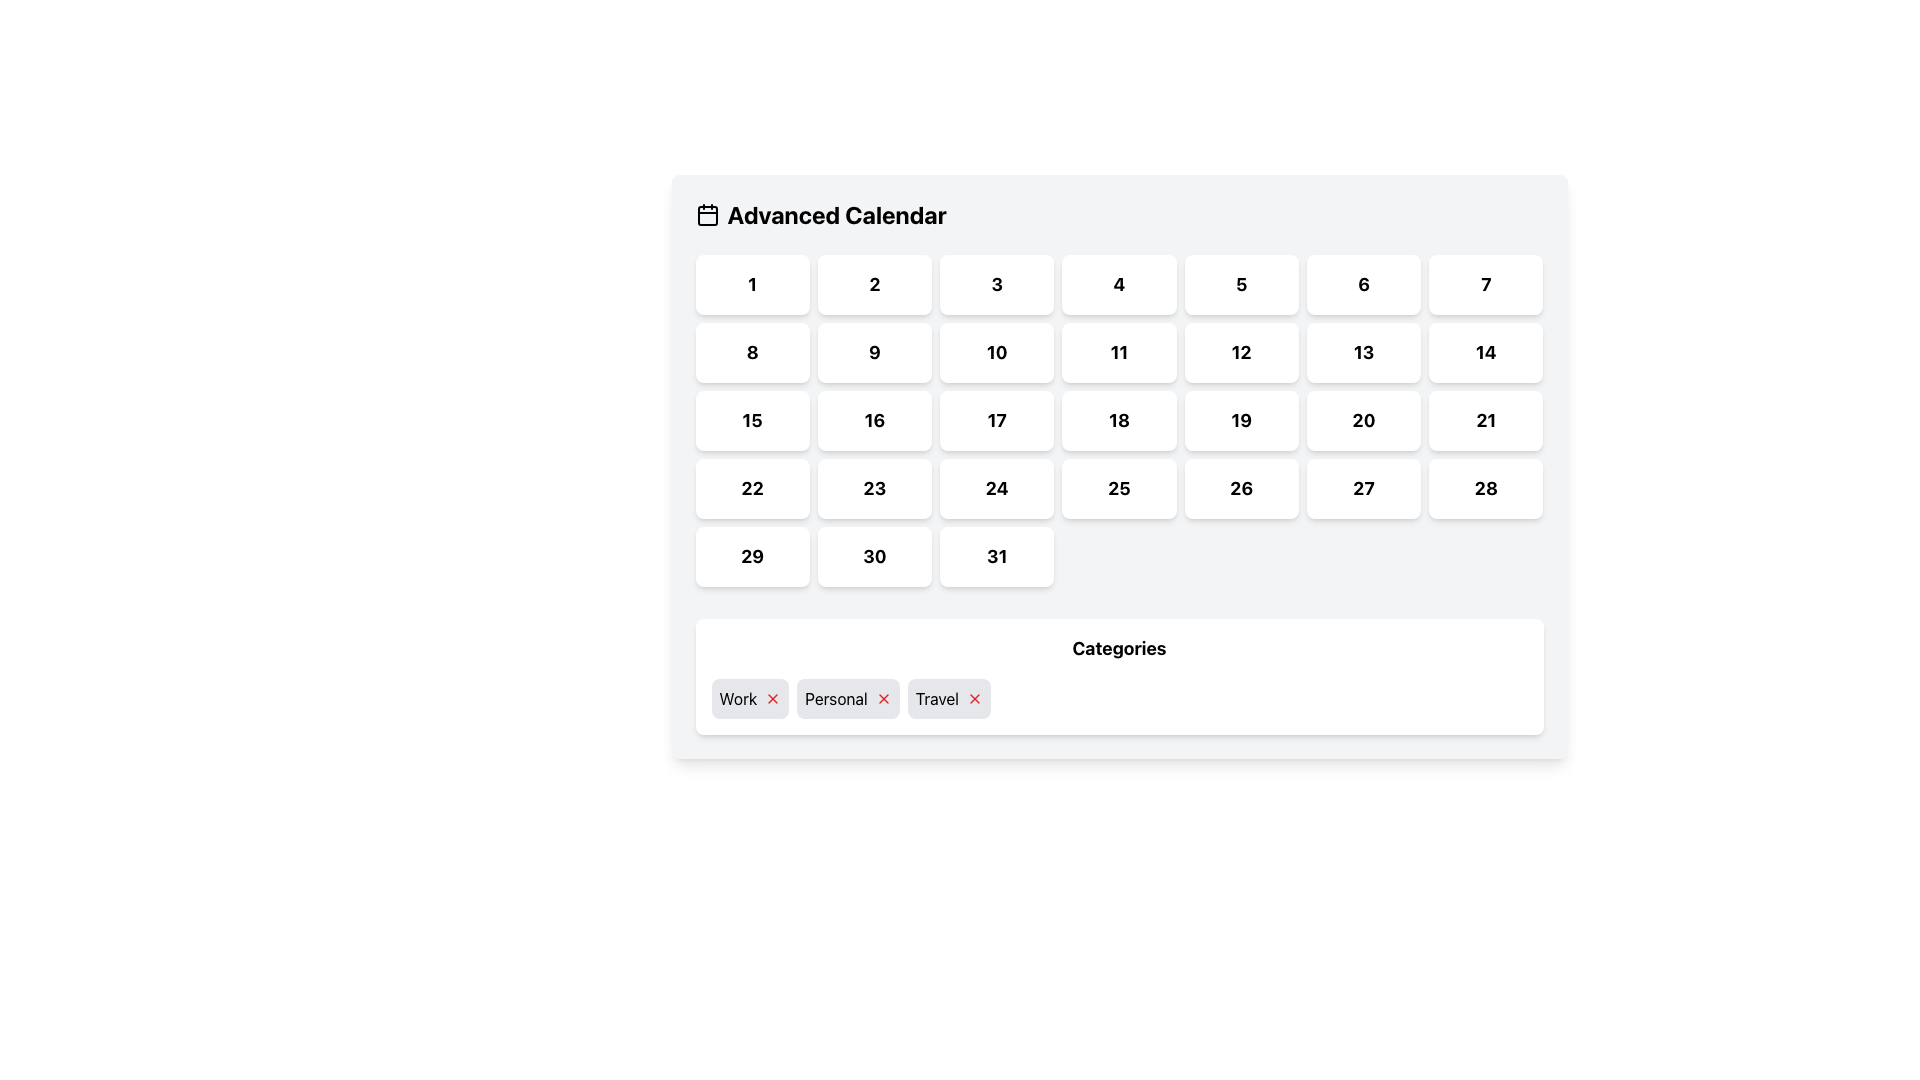 The width and height of the screenshot is (1920, 1080). I want to click on the date option '19' within the calendar interface, so click(1240, 419).